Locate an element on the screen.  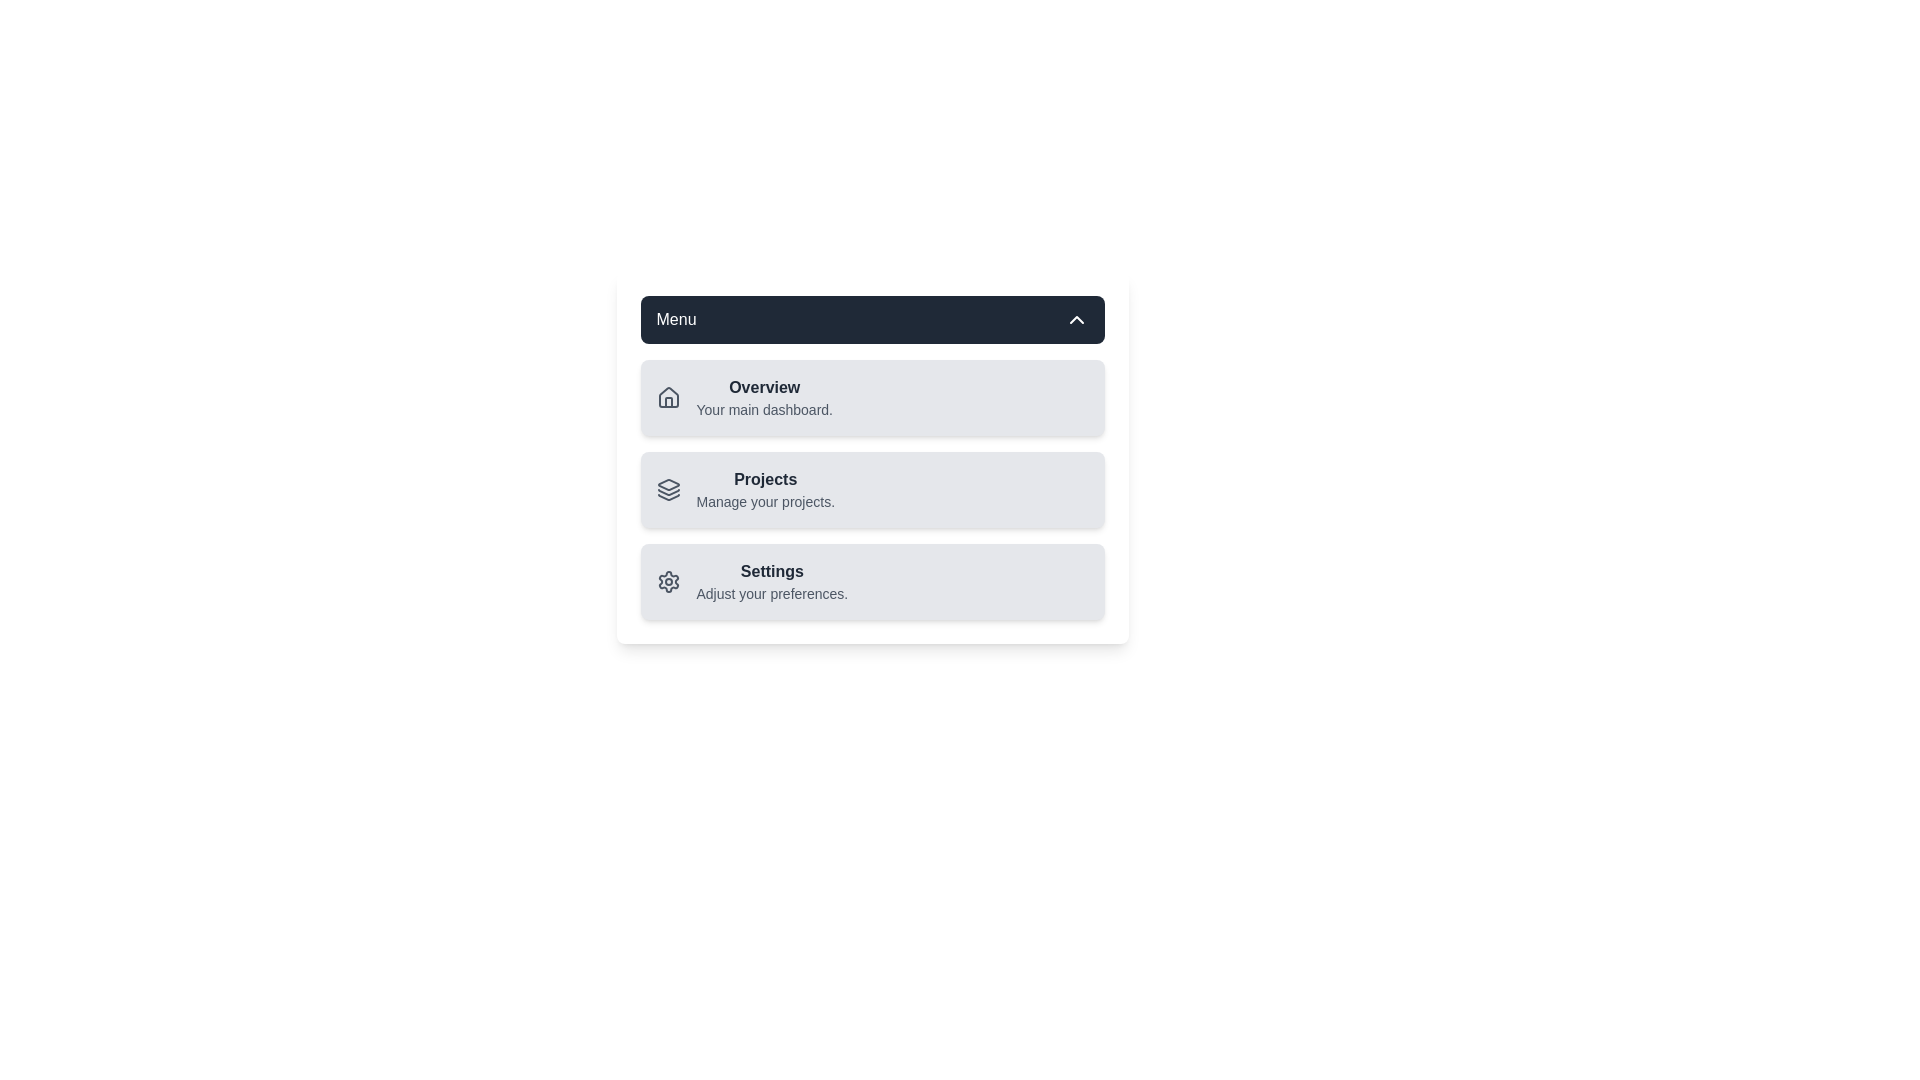
the menu item Overview from the list is located at coordinates (743, 397).